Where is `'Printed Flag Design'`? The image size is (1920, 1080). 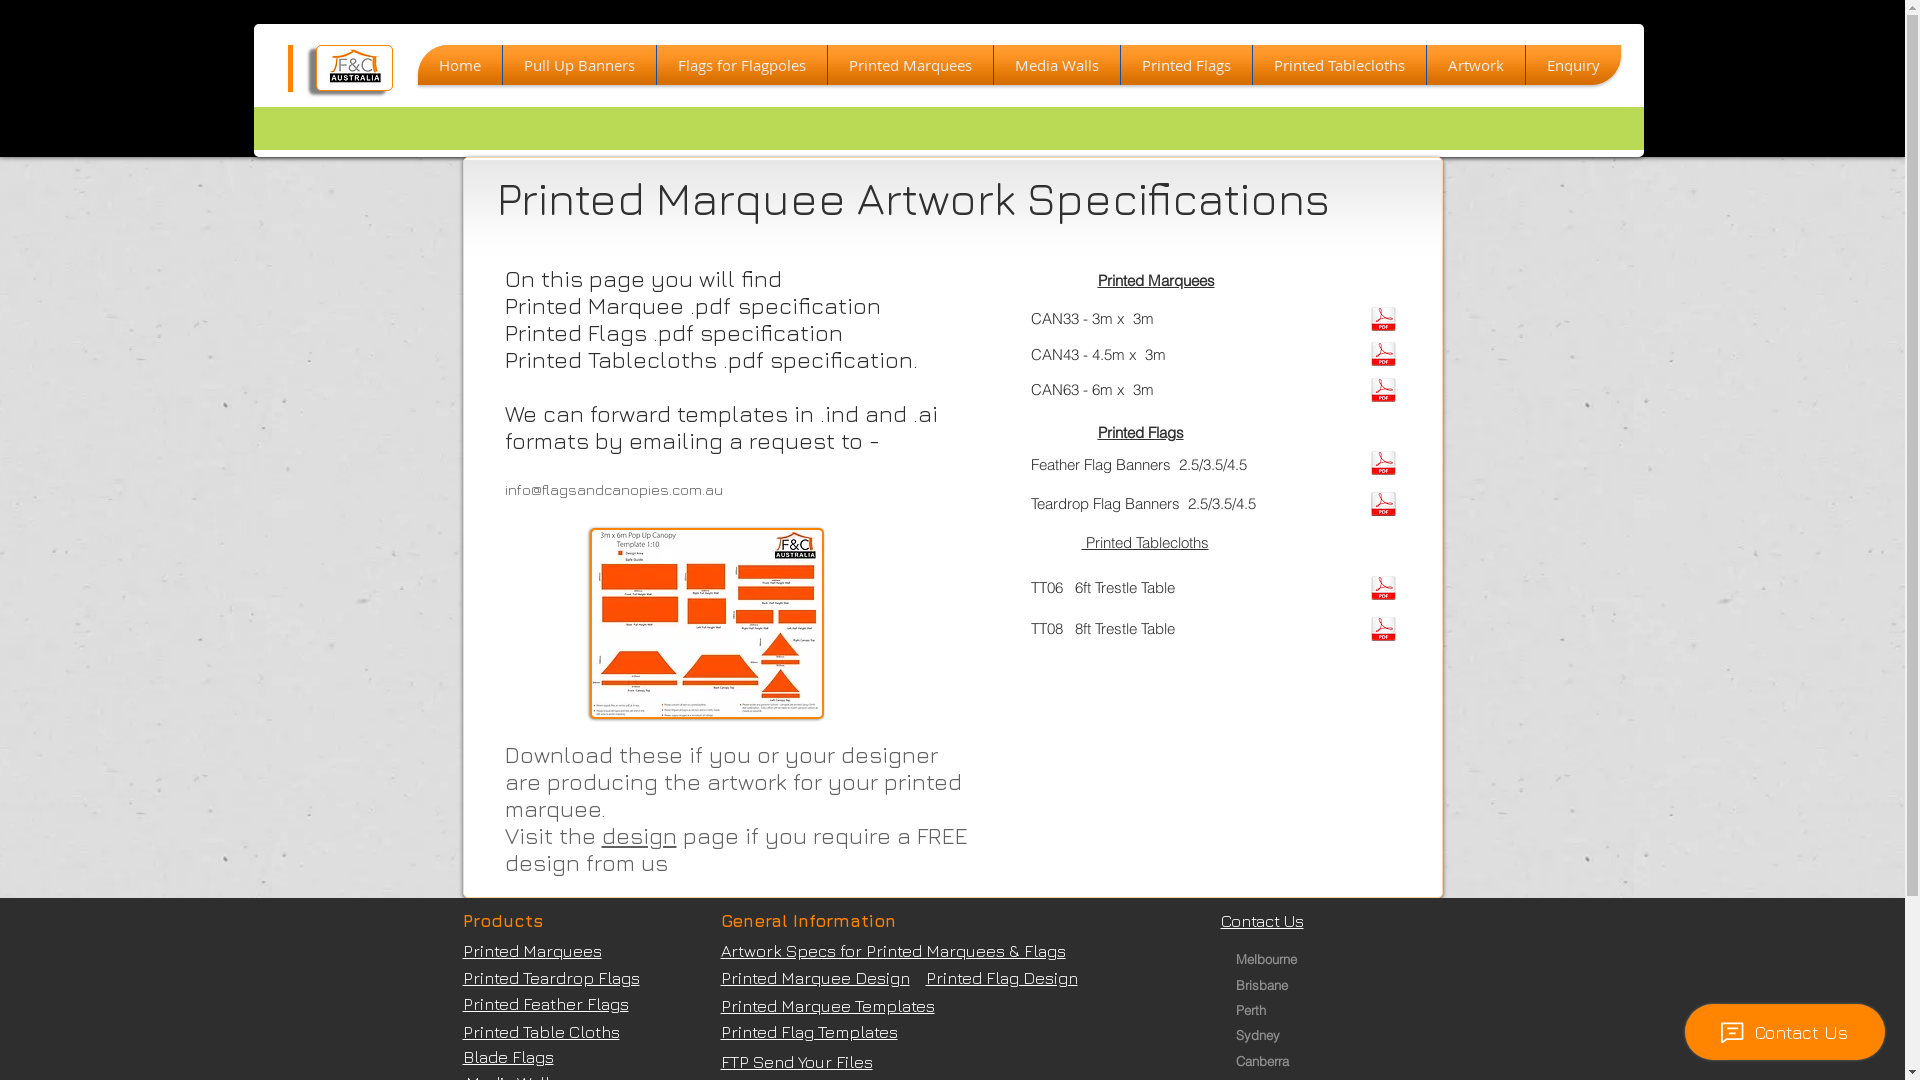 'Printed Flag Design' is located at coordinates (1002, 977).